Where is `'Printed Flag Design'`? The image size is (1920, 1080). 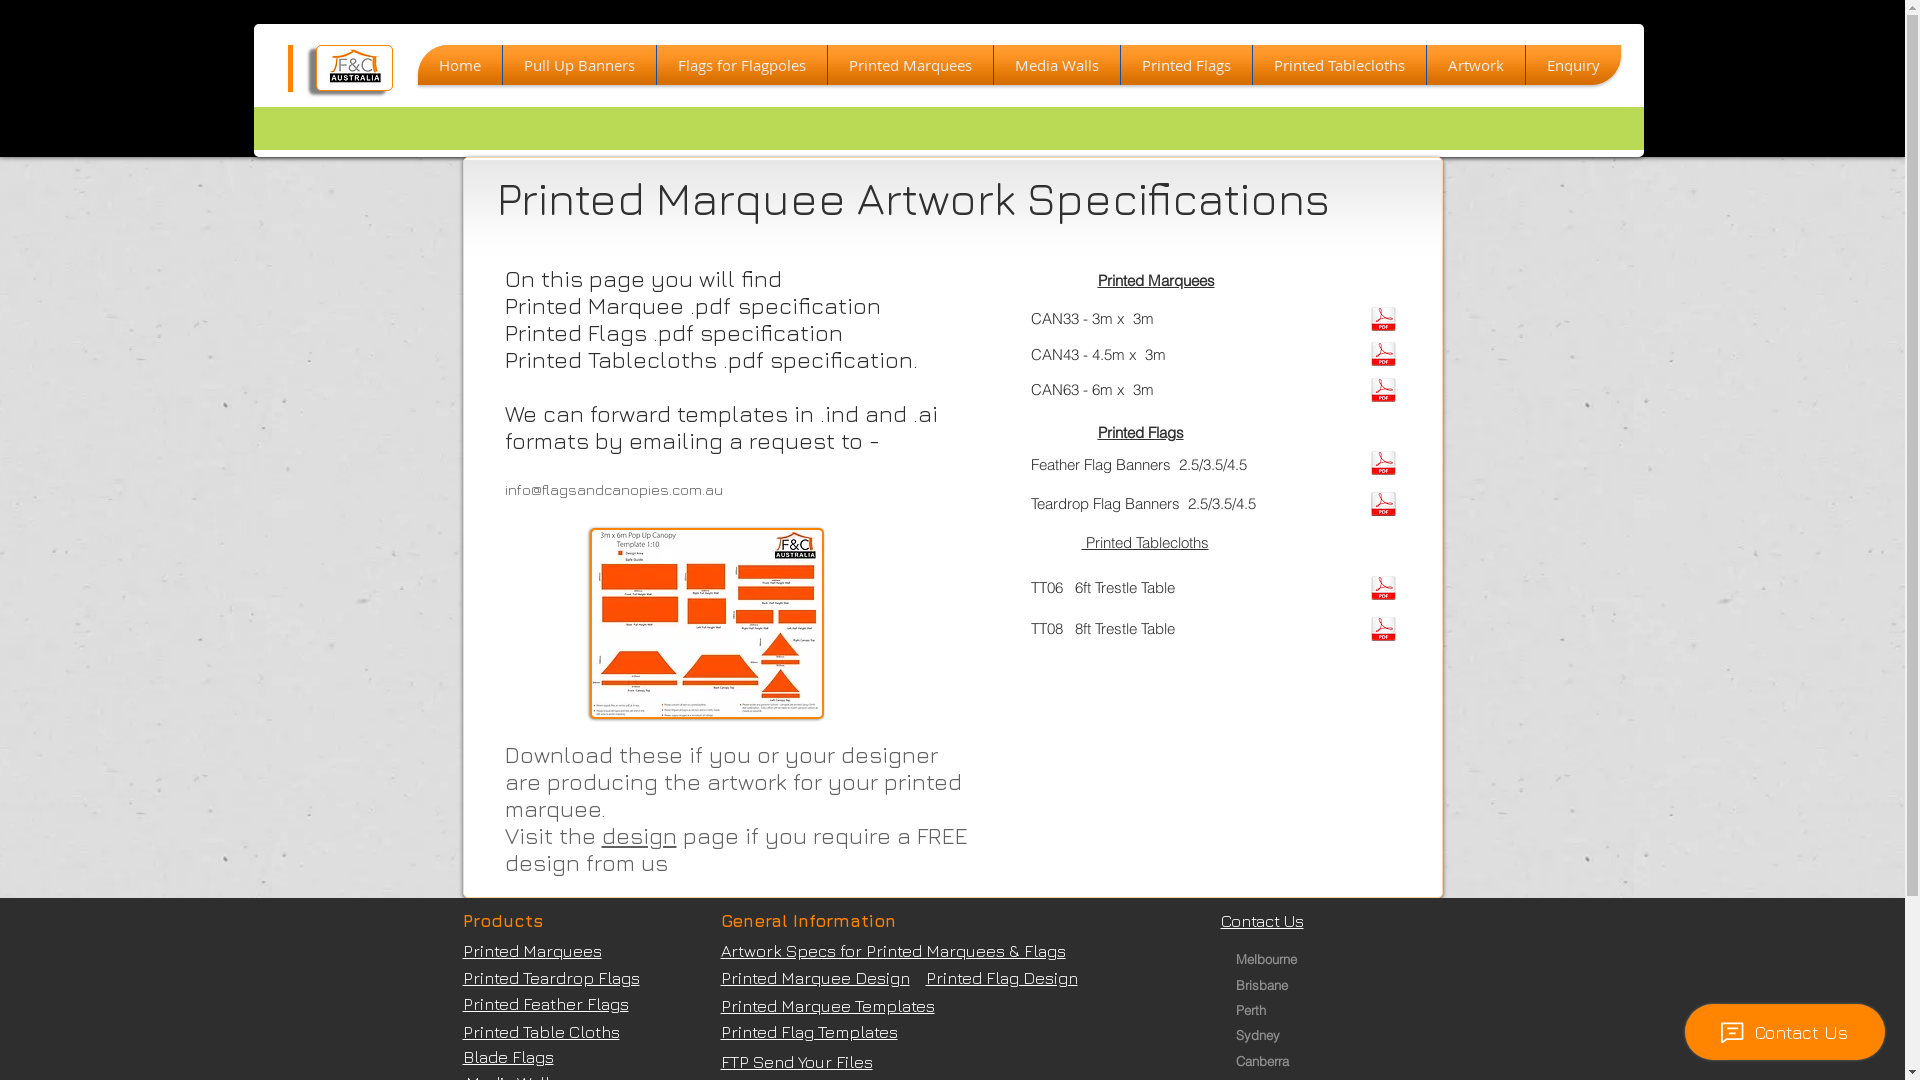 'Printed Flag Design' is located at coordinates (1002, 977).